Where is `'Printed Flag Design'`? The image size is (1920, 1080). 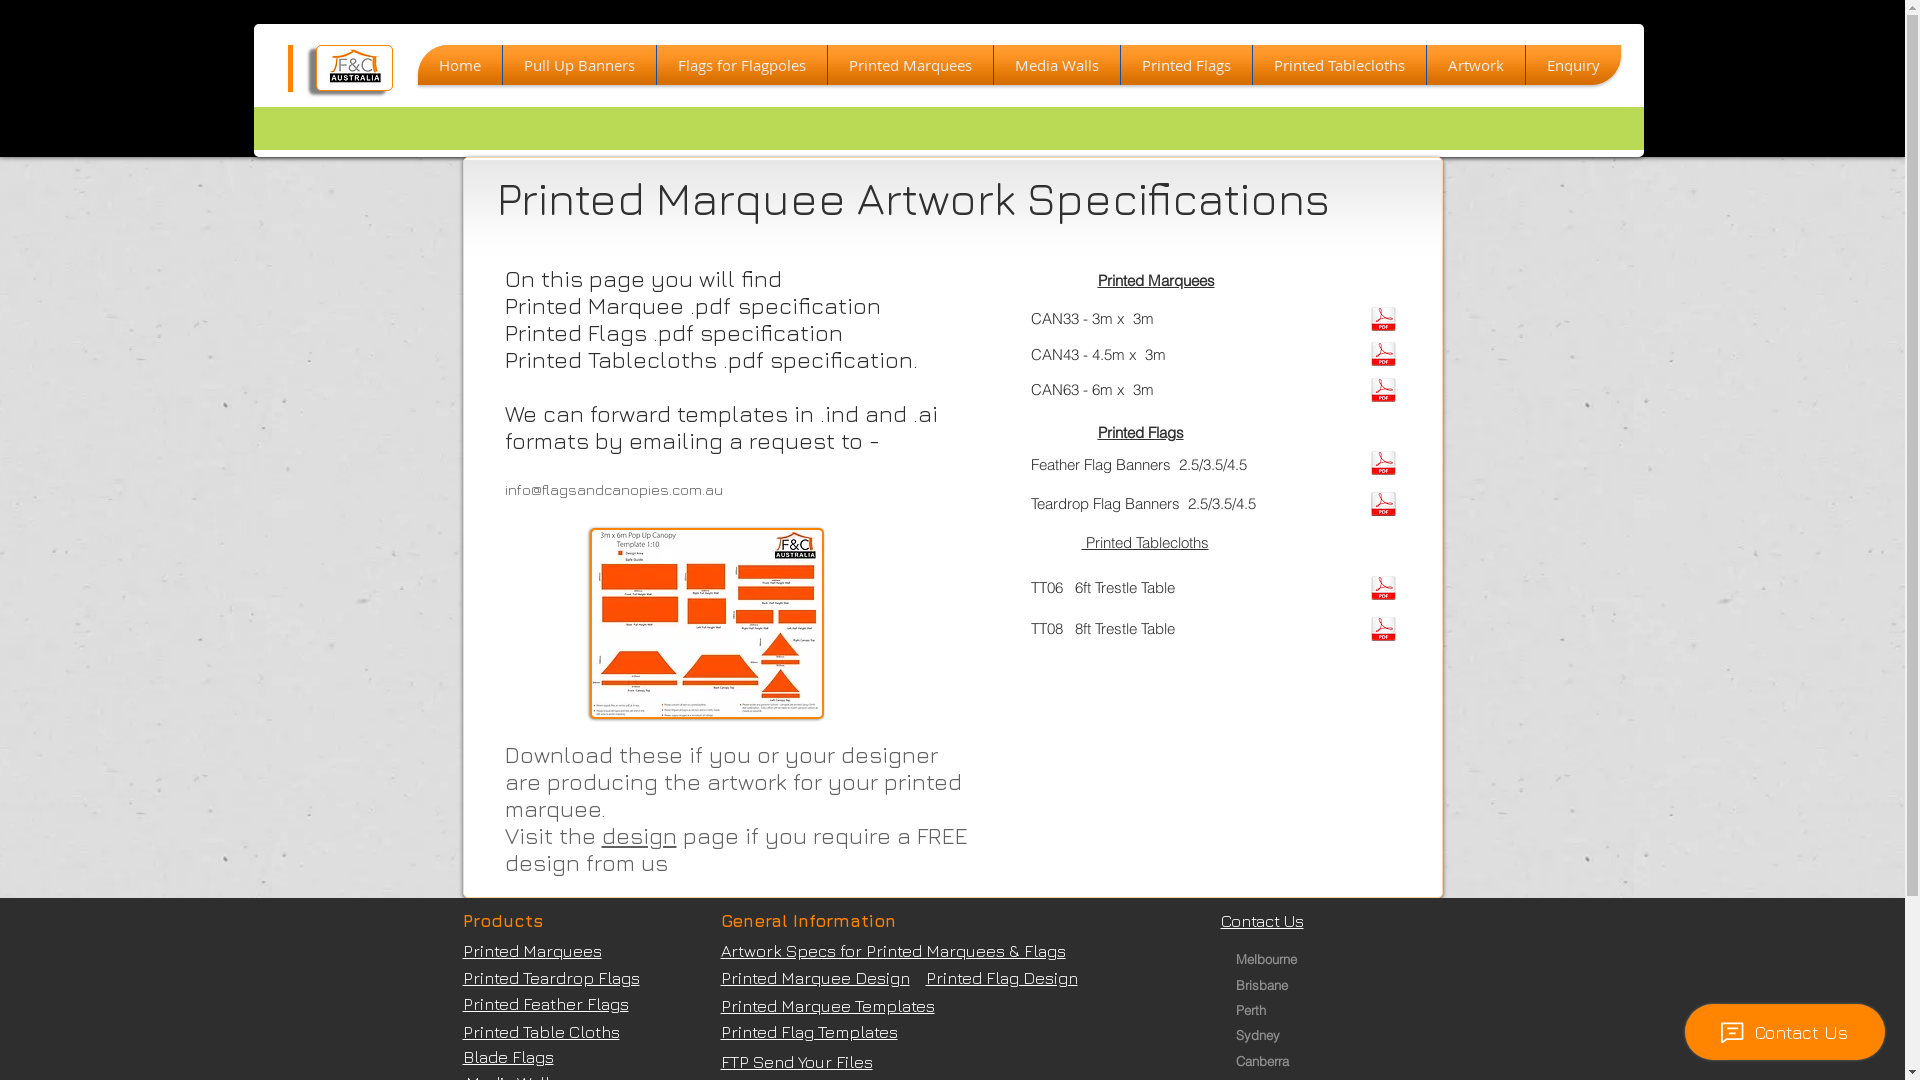 'Printed Flag Design' is located at coordinates (1002, 977).